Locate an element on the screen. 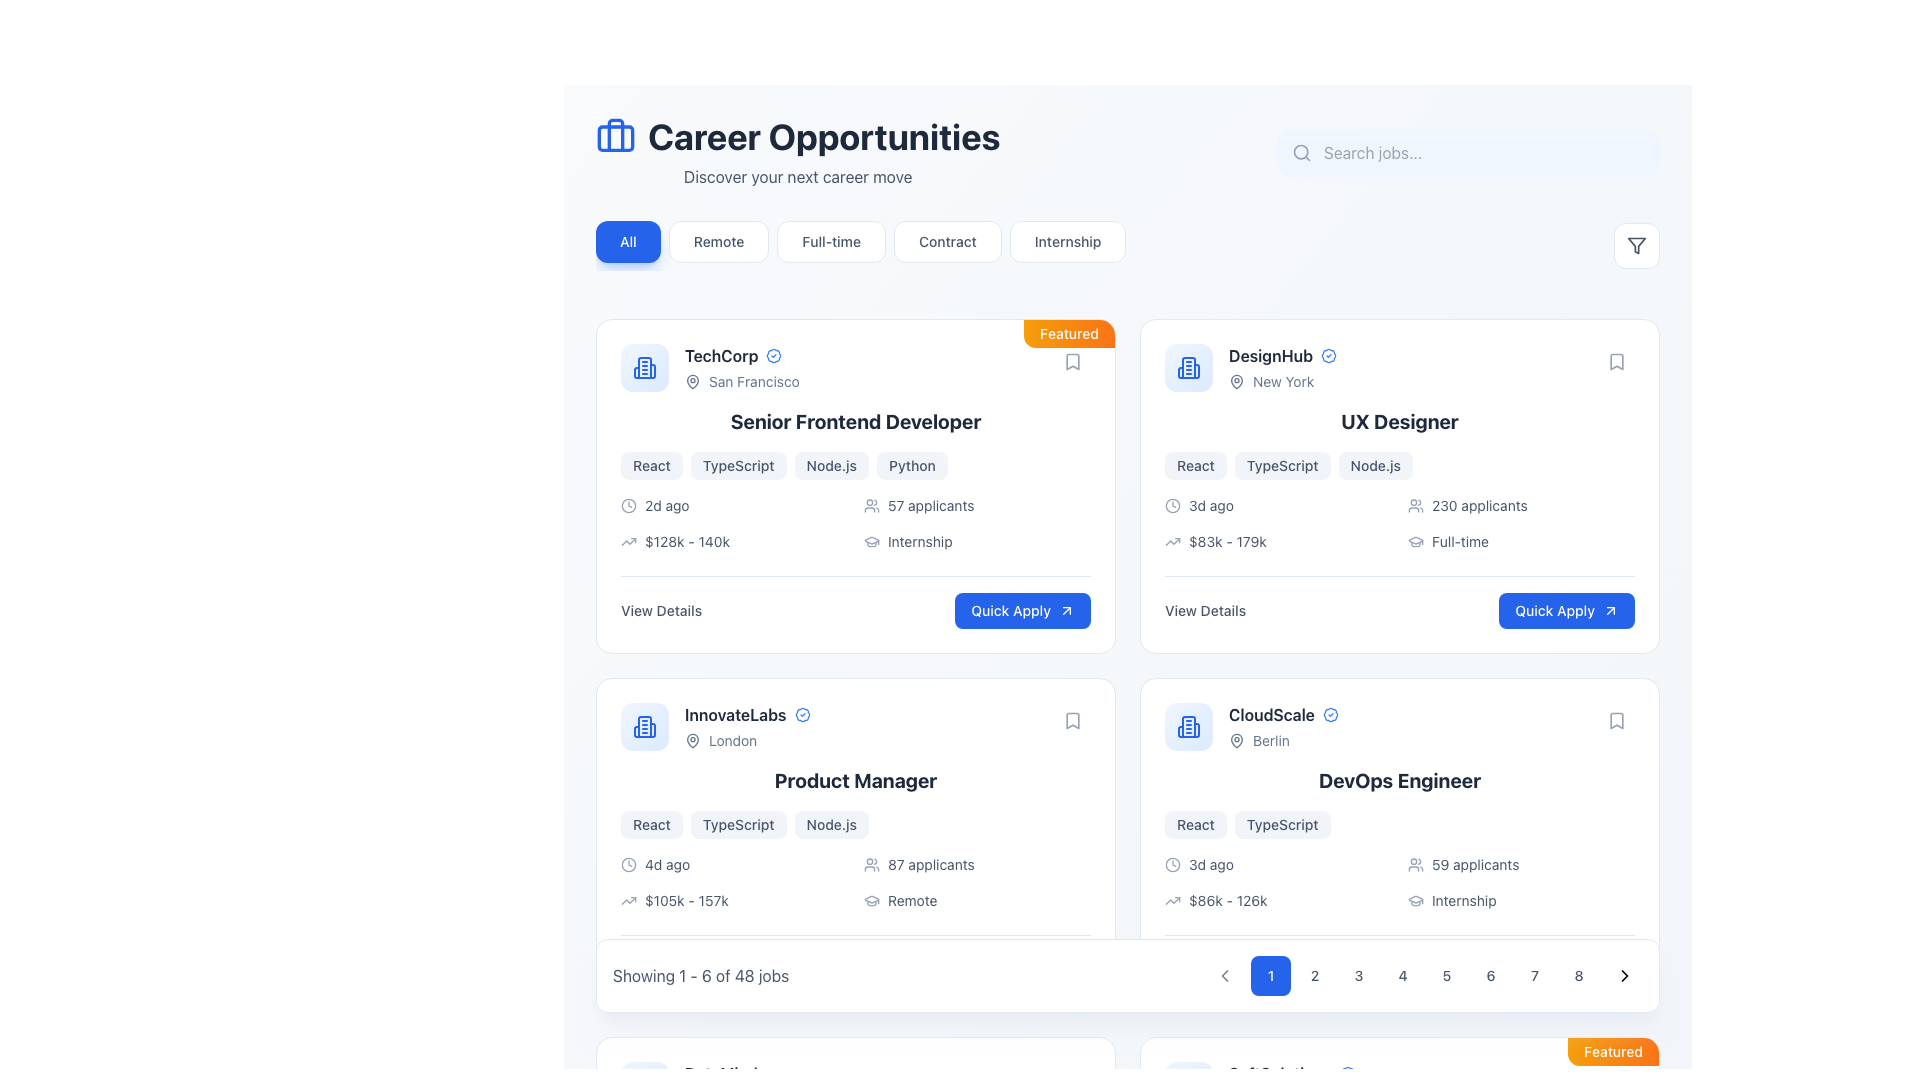  the icon resembling a group of people, located to the left of the '230 applicants' text in the job information section for 'UX Designer' at 'DesignHub' in New York is located at coordinates (1415, 504).